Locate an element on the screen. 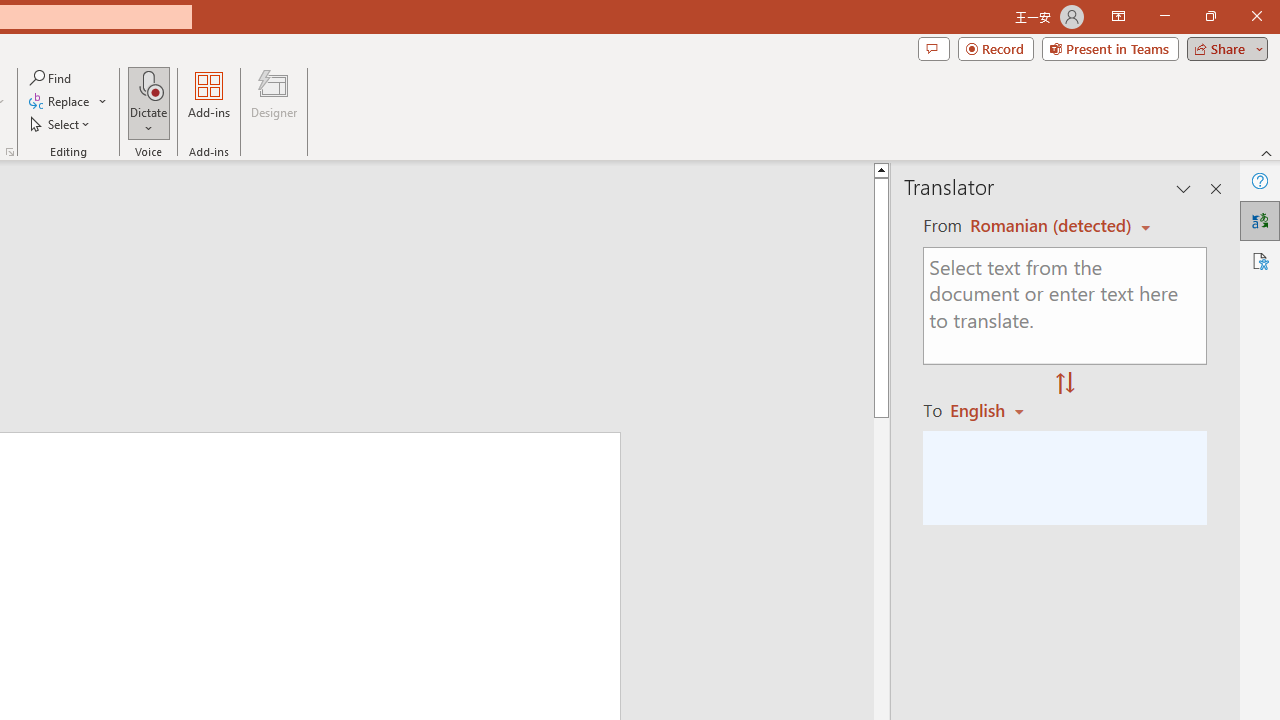 The image size is (1280, 720). 'Task Pane Options' is located at coordinates (1184, 189).